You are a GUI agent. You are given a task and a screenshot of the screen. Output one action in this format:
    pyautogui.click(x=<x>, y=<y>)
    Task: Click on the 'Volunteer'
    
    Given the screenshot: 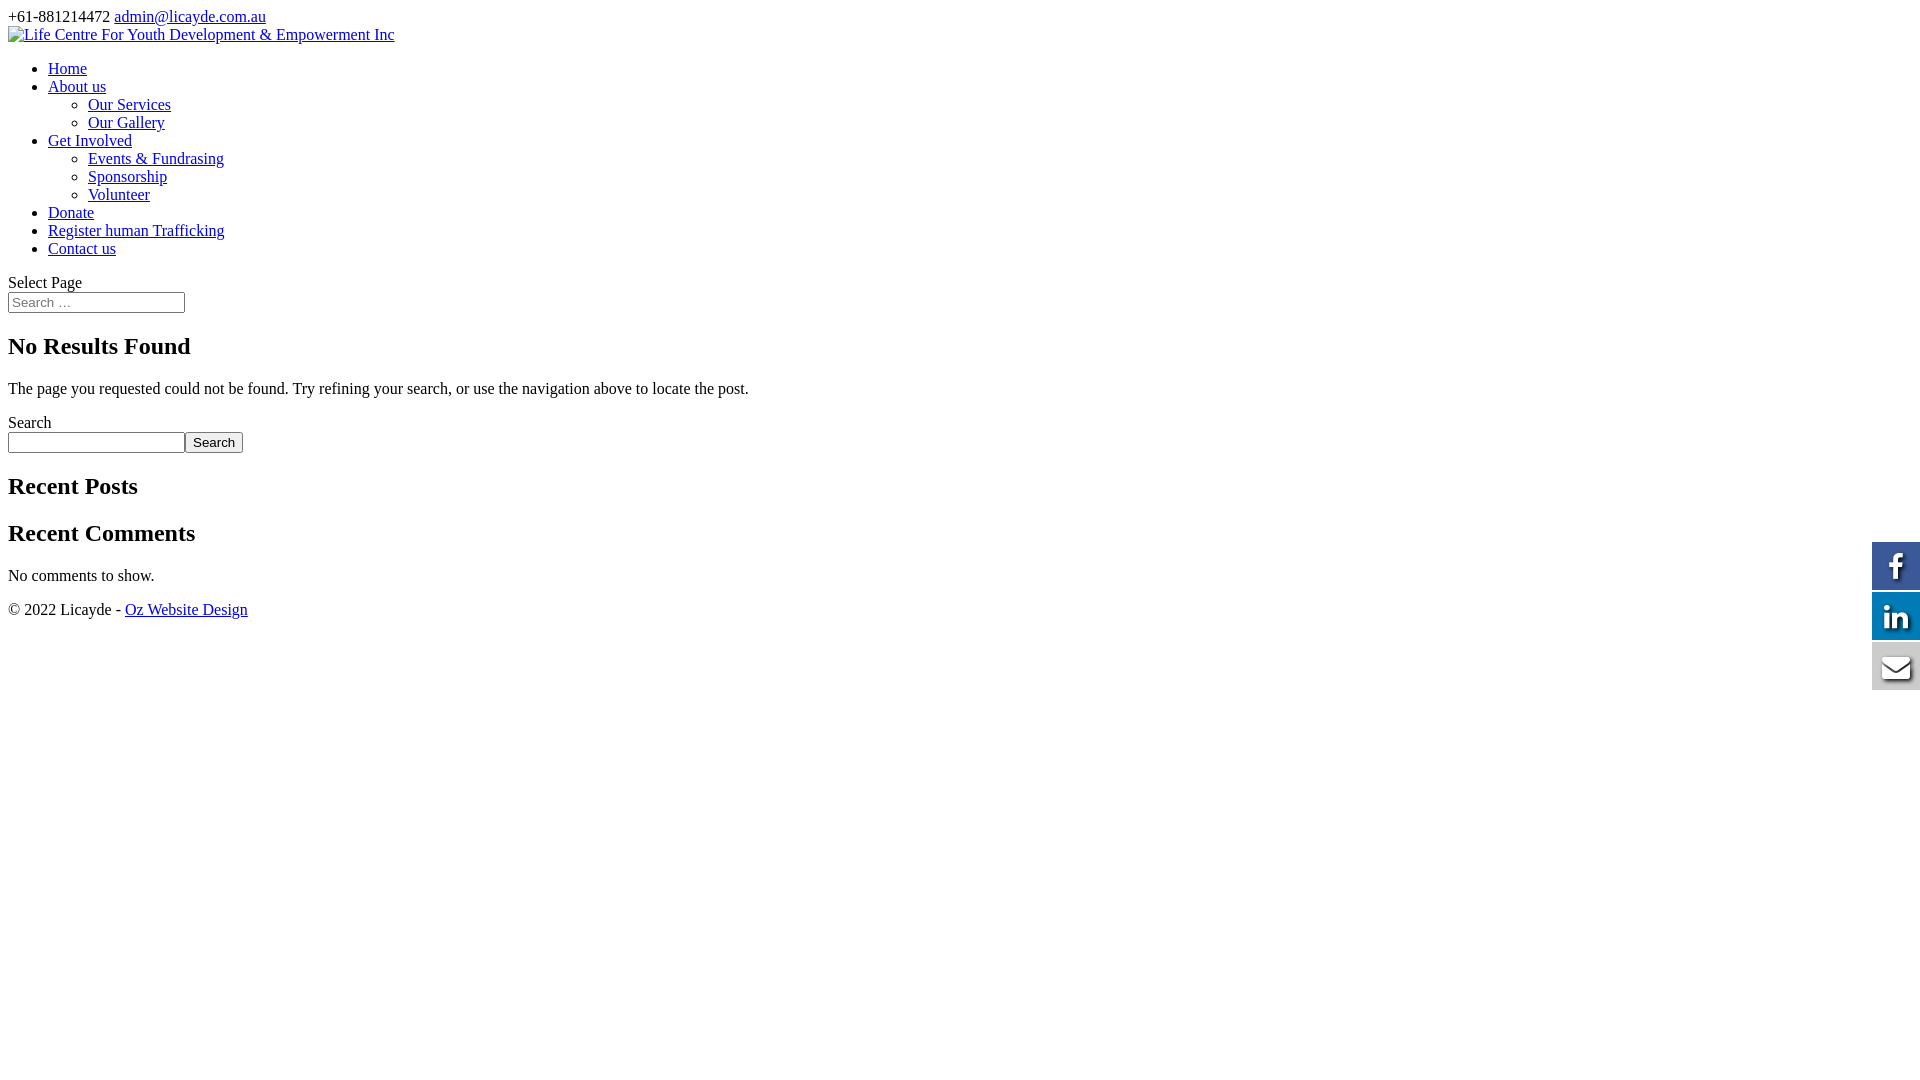 What is the action you would take?
    pyautogui.click(x=118, y=194)
    